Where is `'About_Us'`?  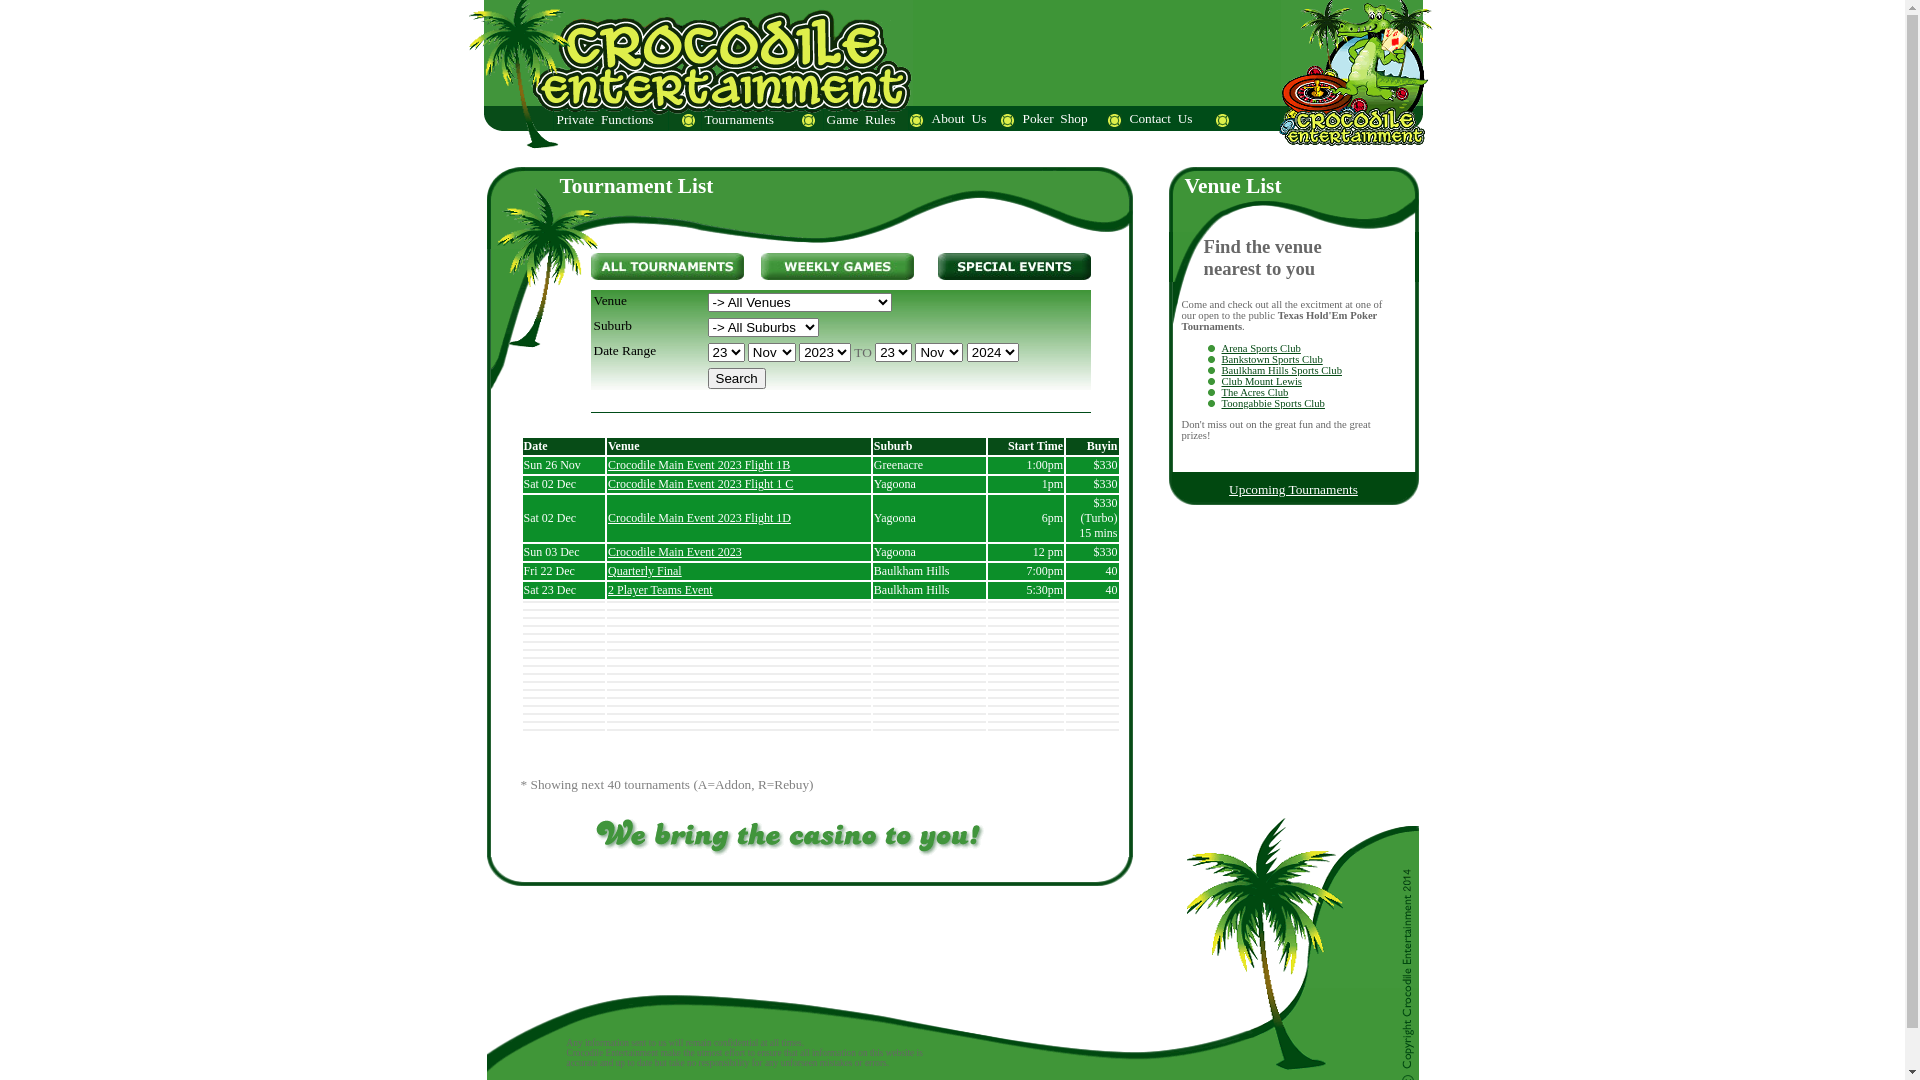 'About_Us' is located at coordinates (957, 118).